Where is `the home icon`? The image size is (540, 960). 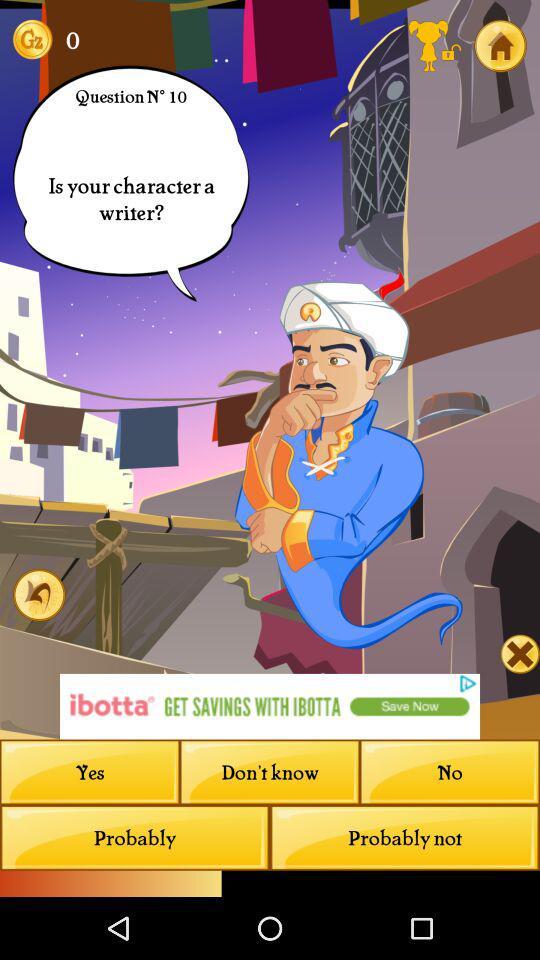 the home icon is located at coordinates (499, 48).